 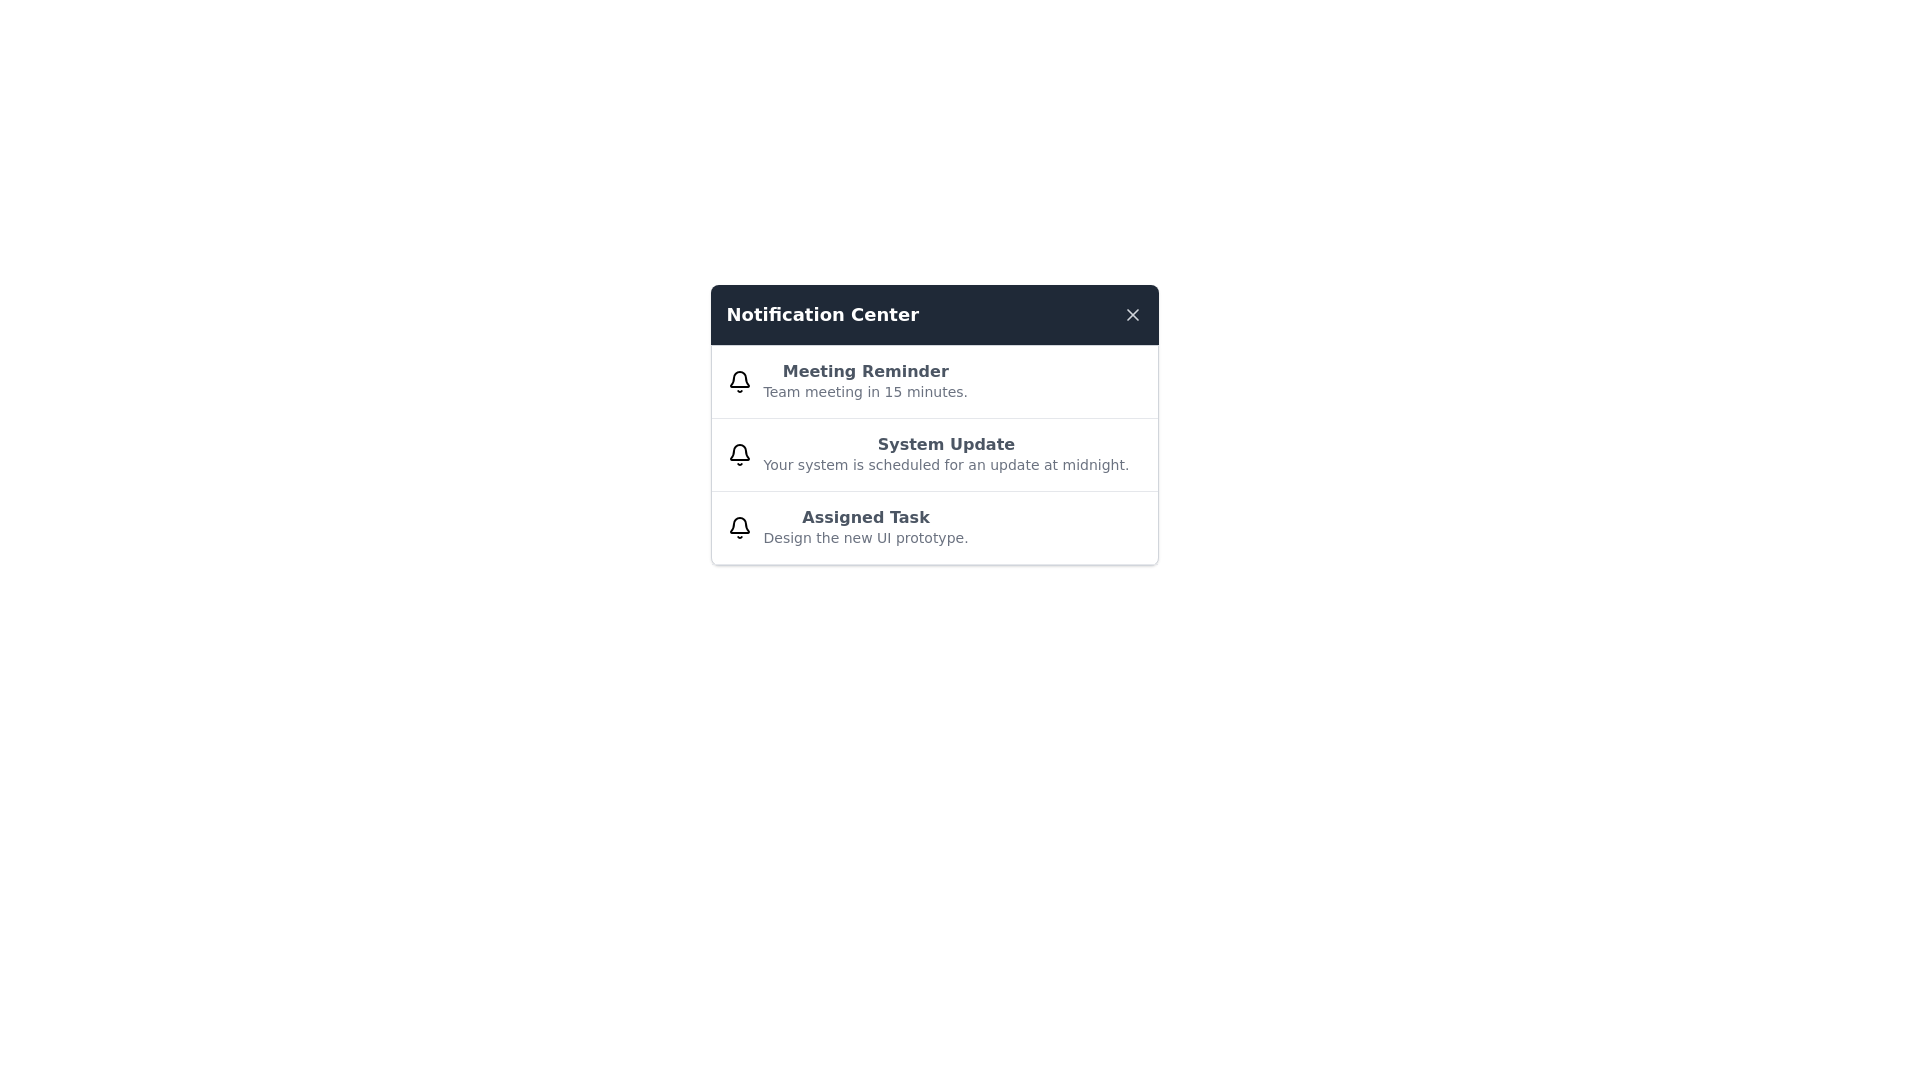 I want to click on the text element displaying 'Design the new UI prototype.' located beneath the 'Assigned Task' heading in the third notification box, so click(x=866, y=536).